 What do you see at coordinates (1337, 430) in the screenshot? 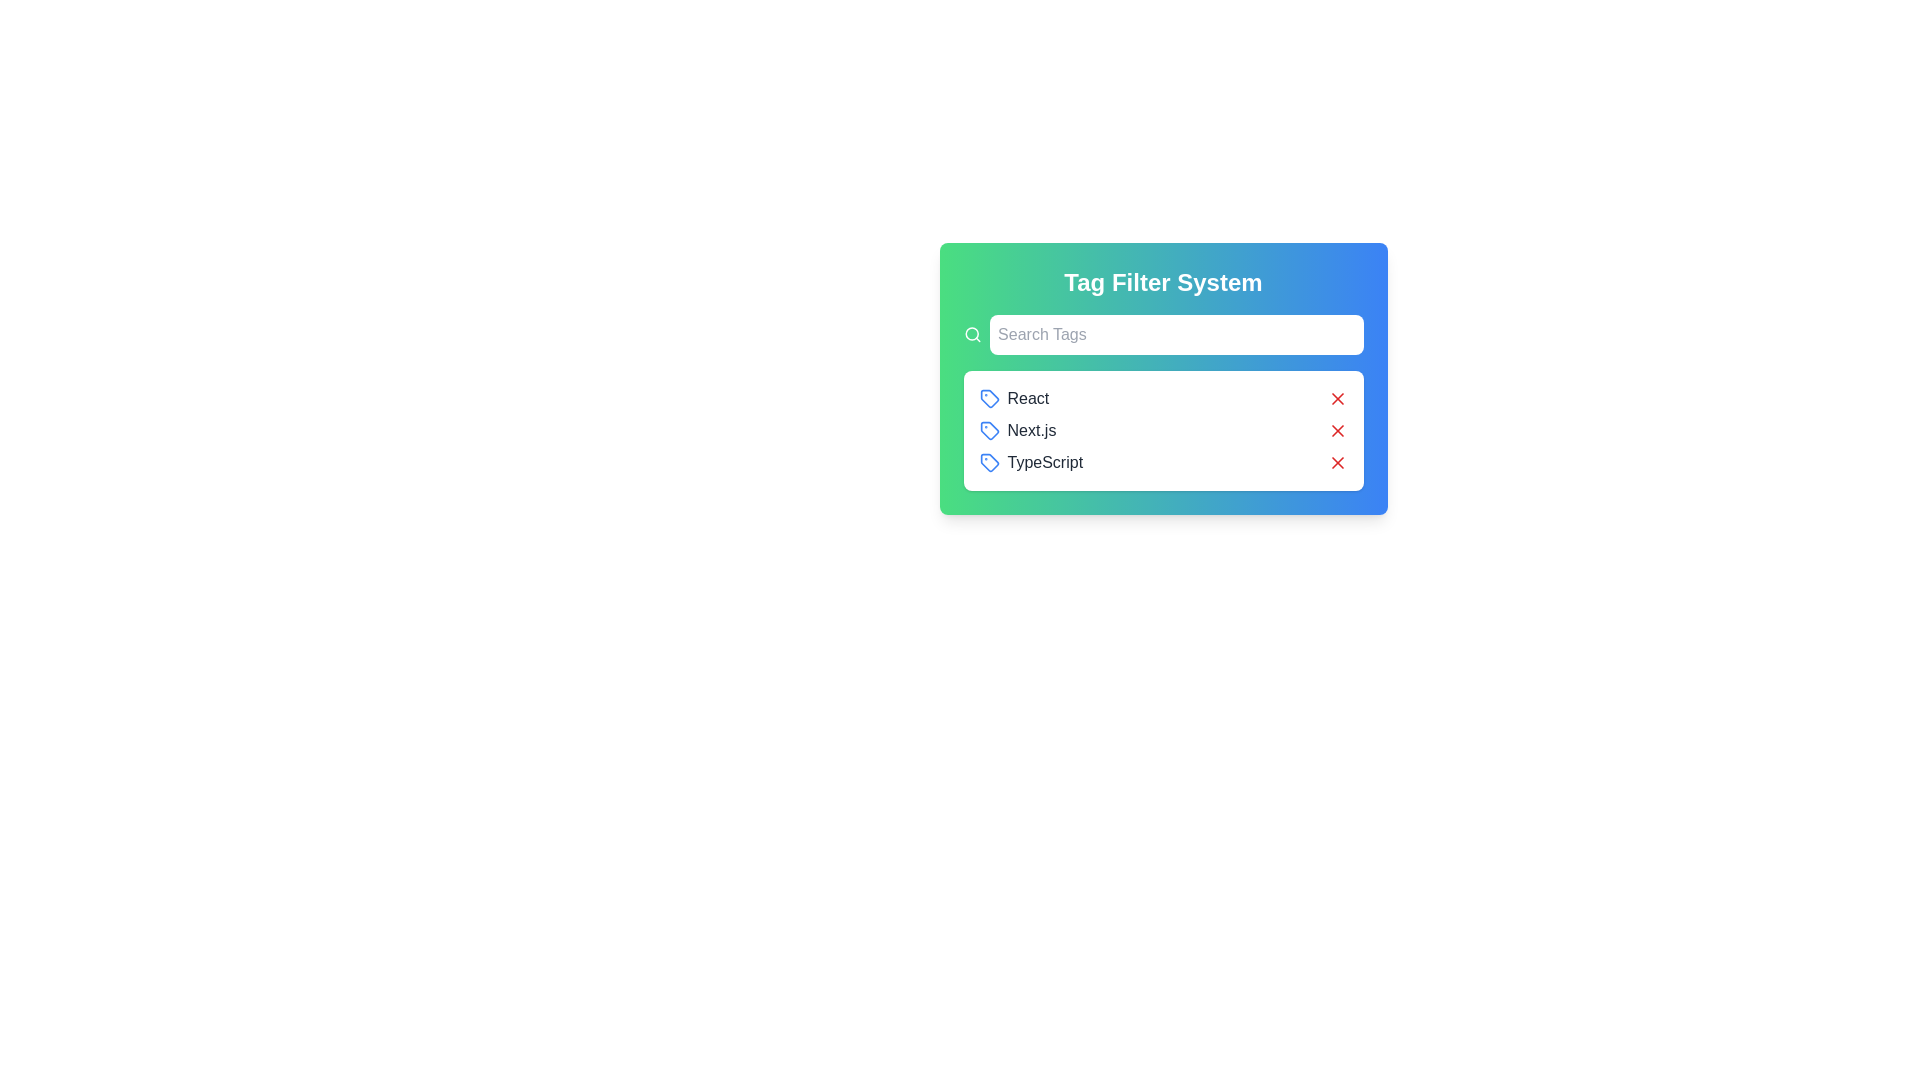
I see `the small red 'X' icon button` at bounding box center [1337, 430].